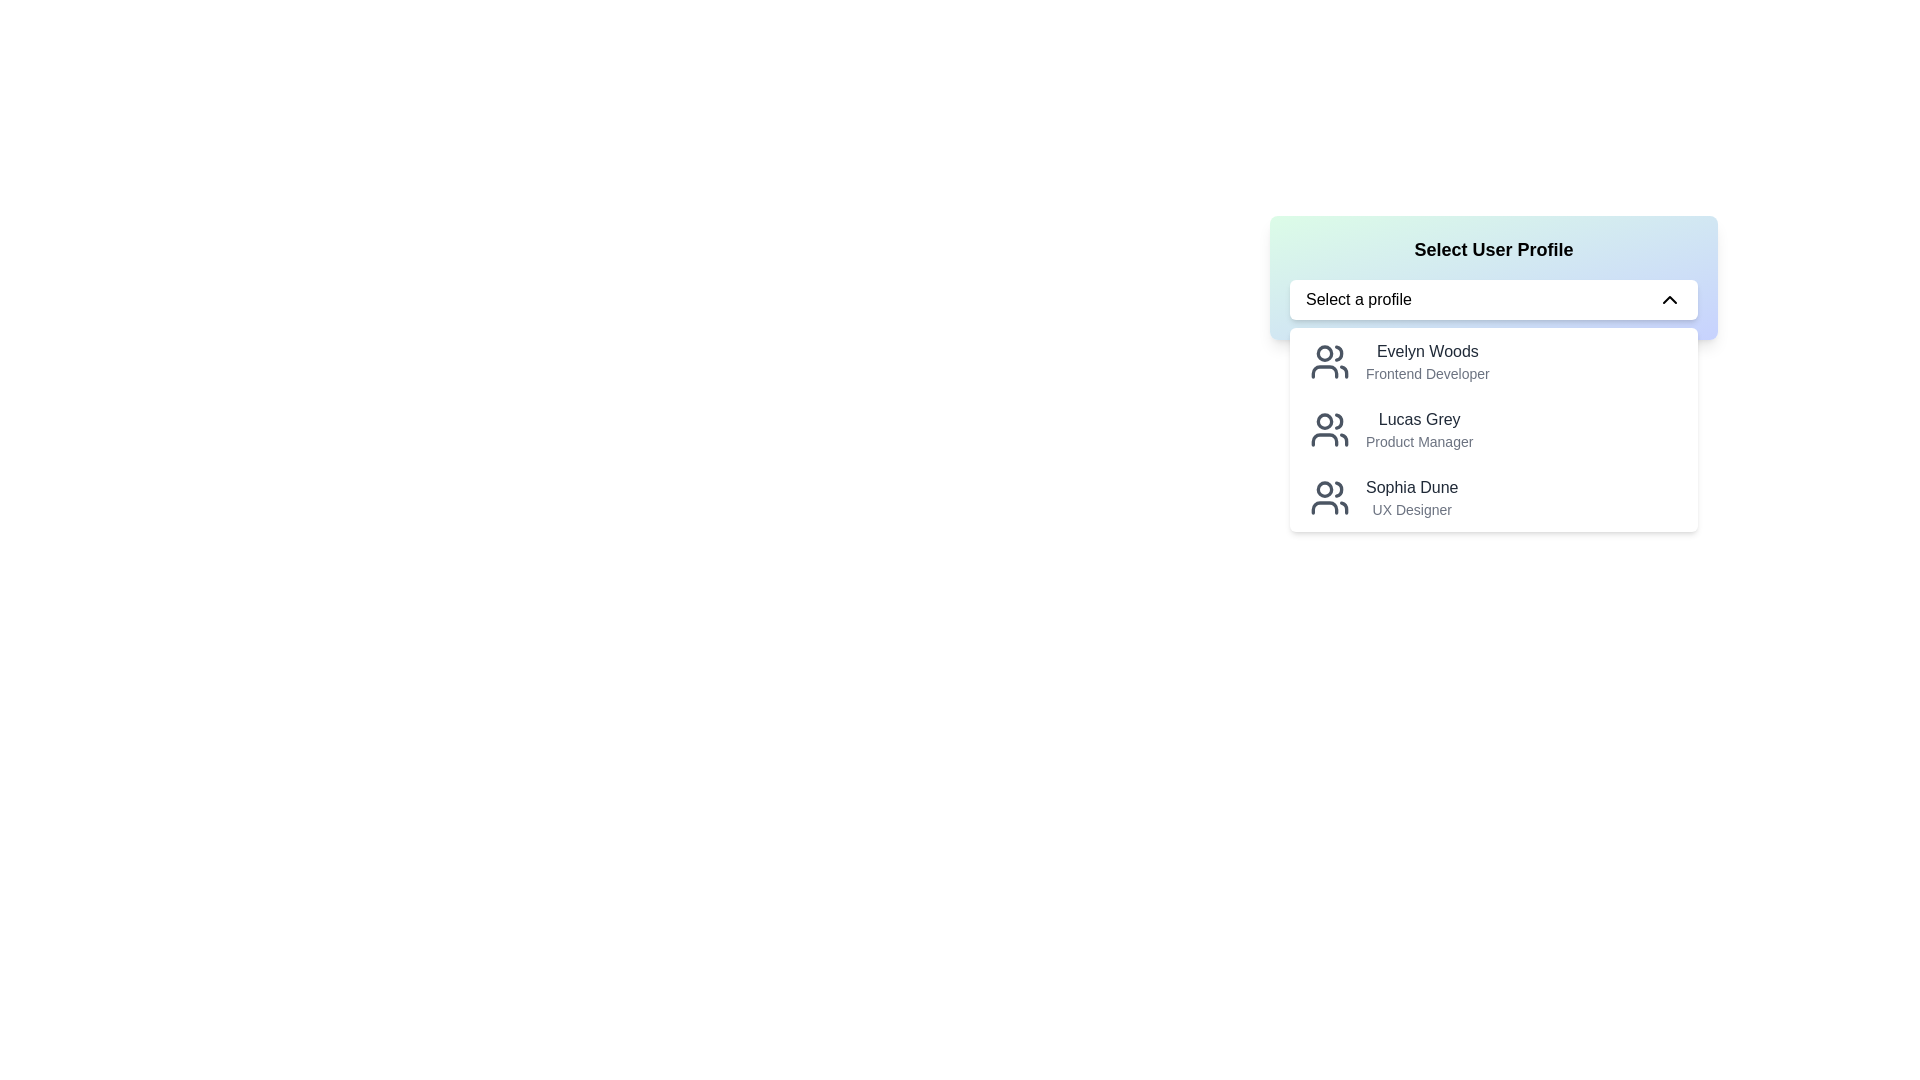 The width and height of the screenshot is (1920, 1080). Describe the element at coordinates (1426, 374) in the screenshot. I see `descriptive label that indicates the job title or role of the user 'Evelyn Woods', located directly below the 'Evelyn Woods' text in the user profile dropdown list` at that location.